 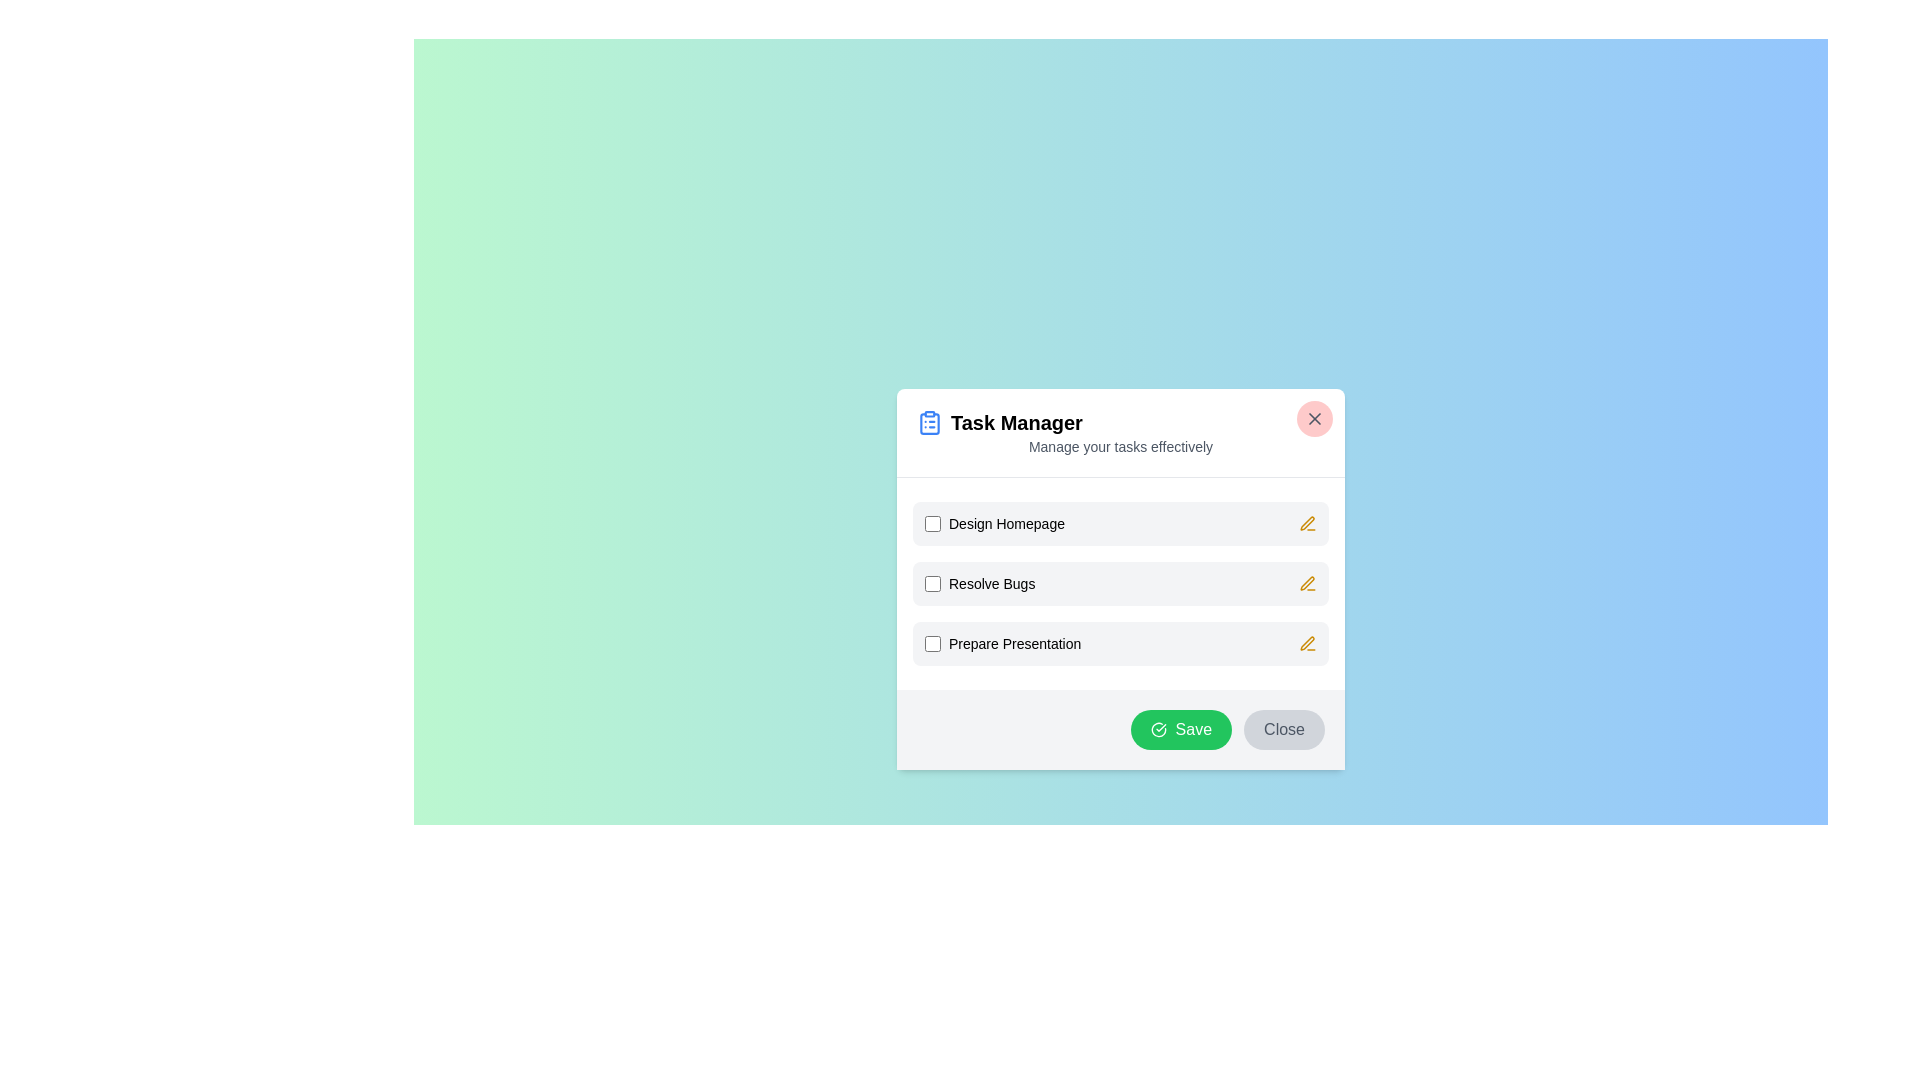 I want to click on the small blue clipboard icon located to the left of the 'Task Manager' title text, so click(x=929, y=421).